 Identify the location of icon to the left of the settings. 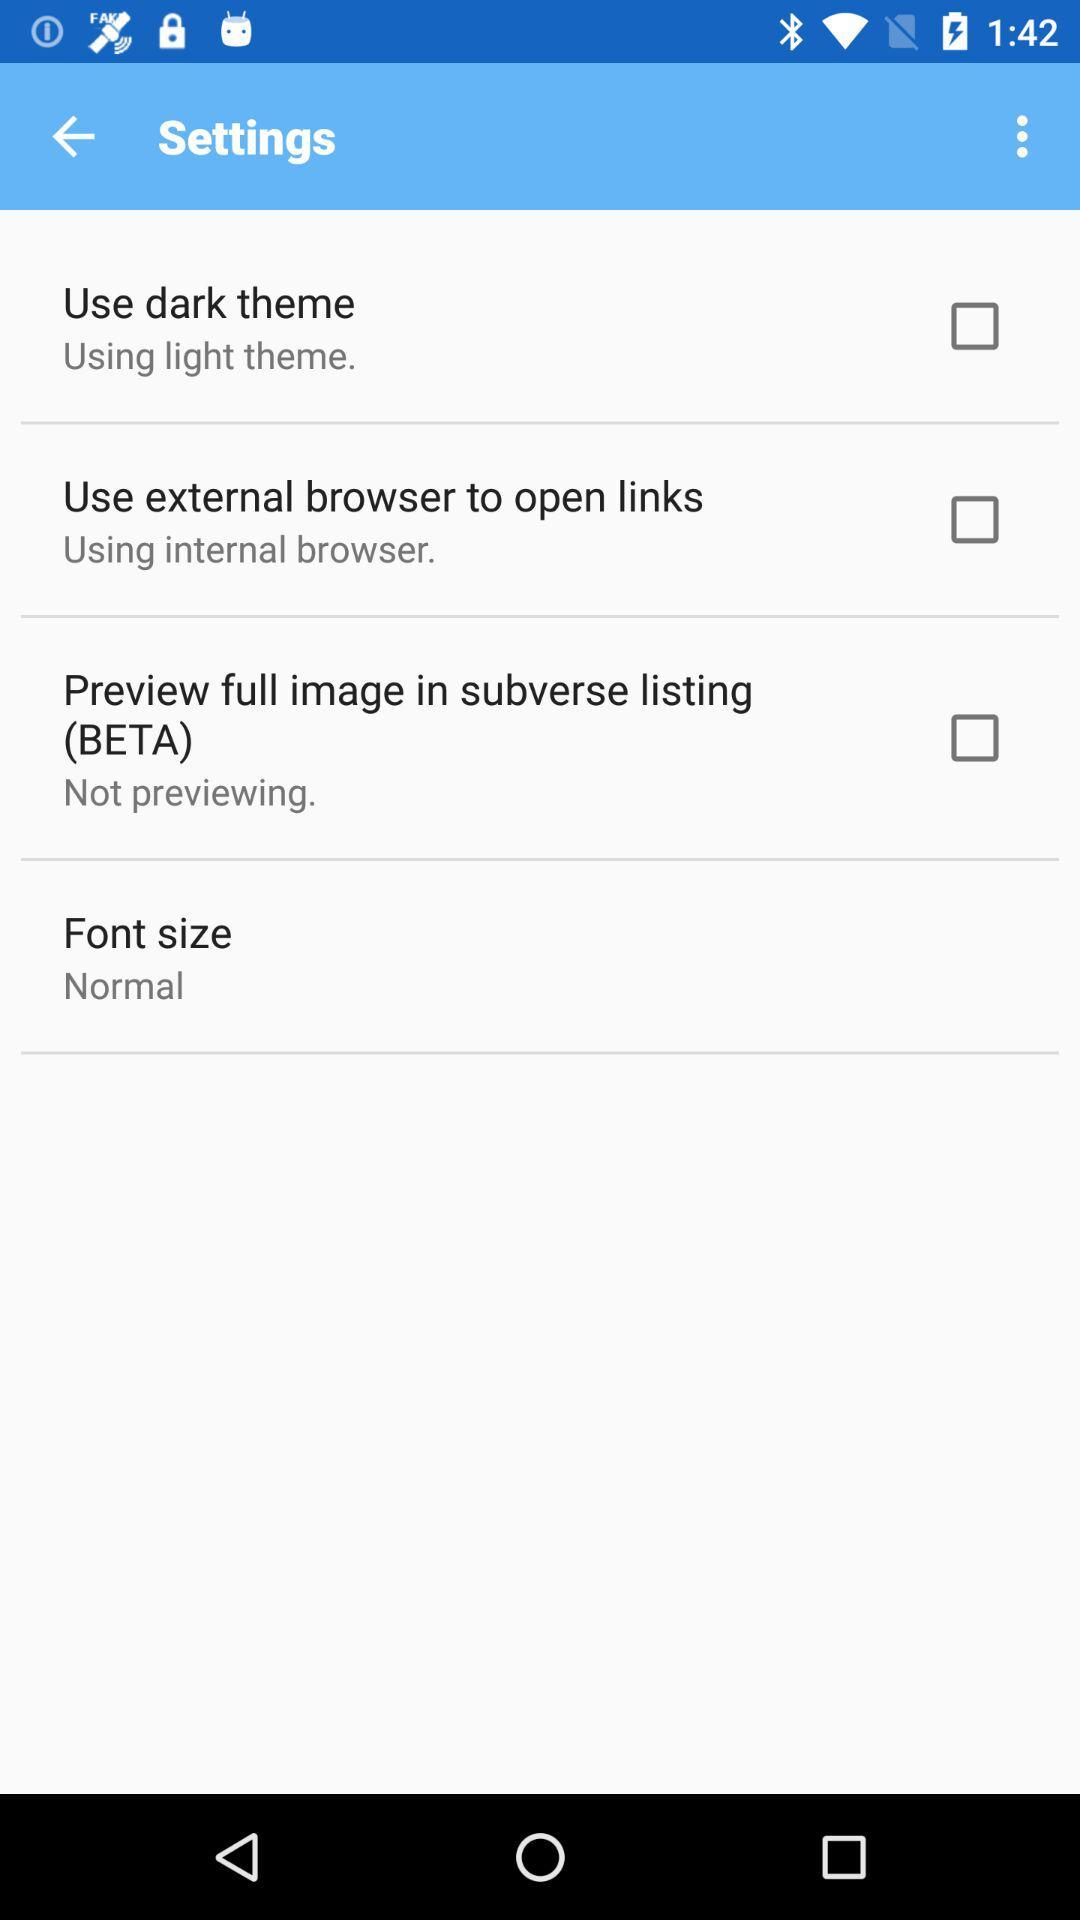
(72, 135).